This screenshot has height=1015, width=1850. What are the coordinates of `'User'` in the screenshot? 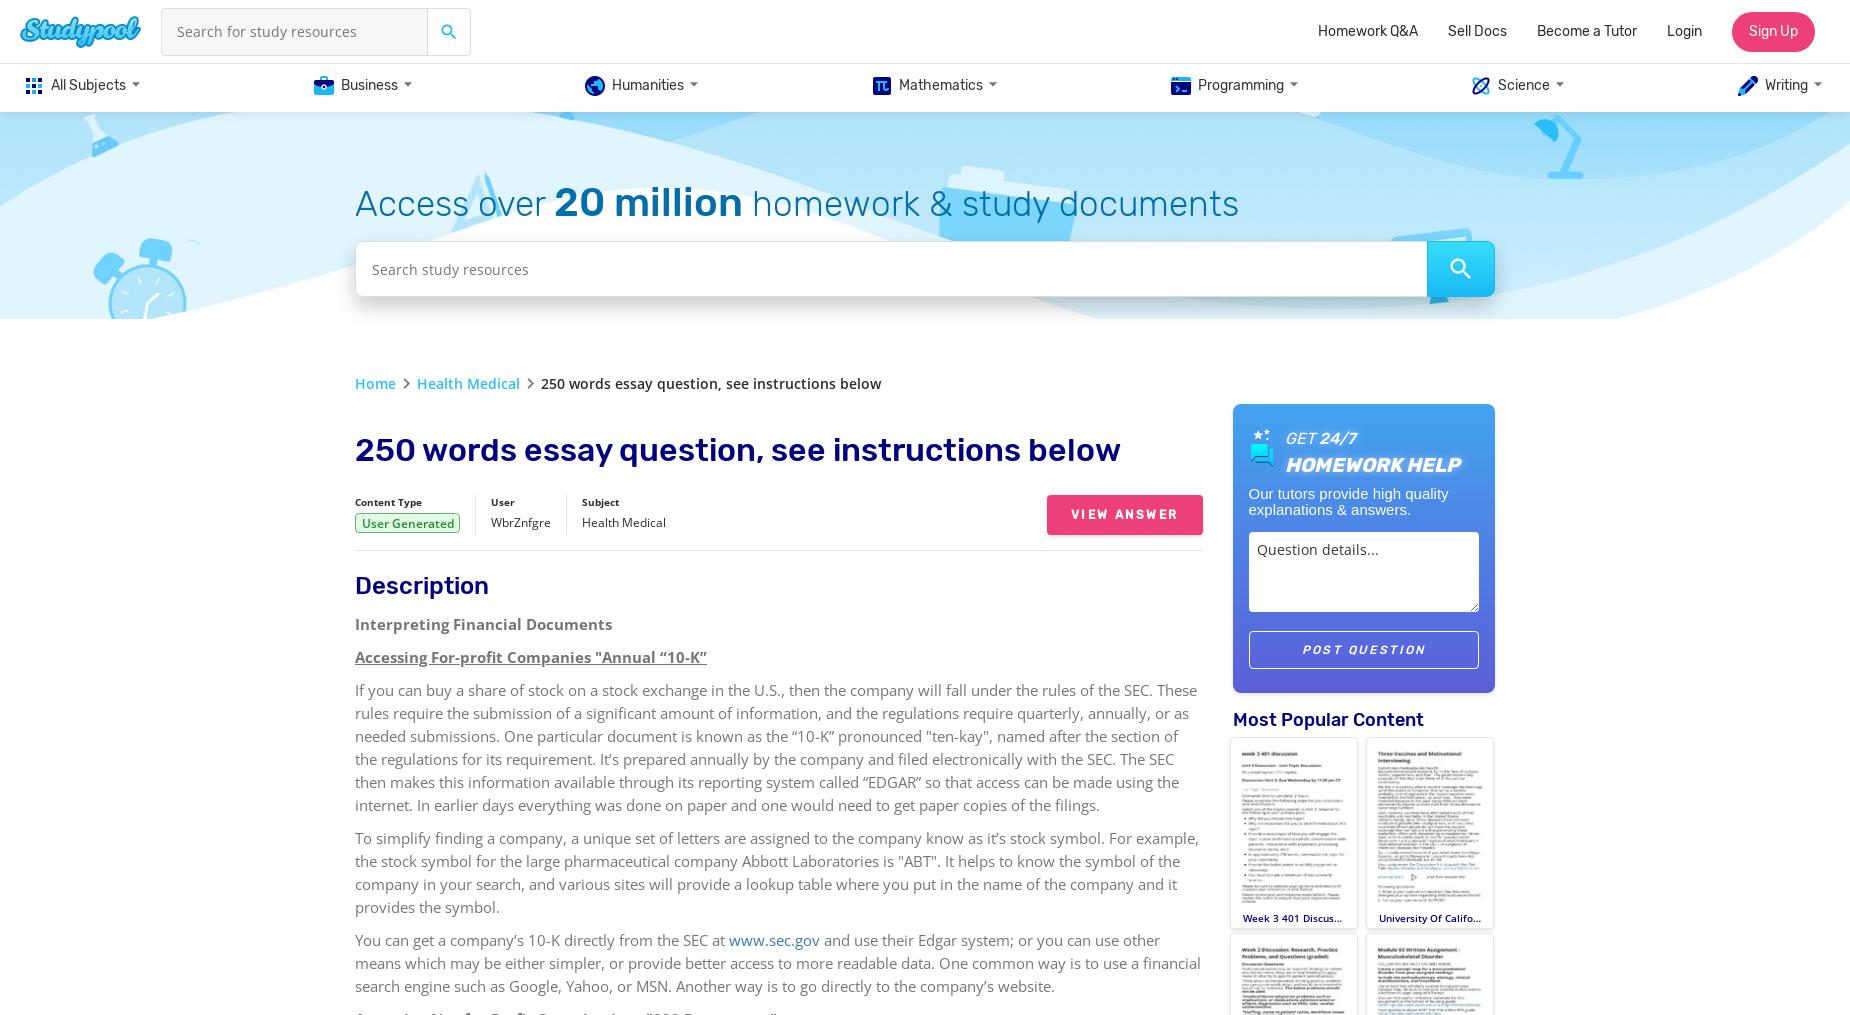 It's located at (503, 501).